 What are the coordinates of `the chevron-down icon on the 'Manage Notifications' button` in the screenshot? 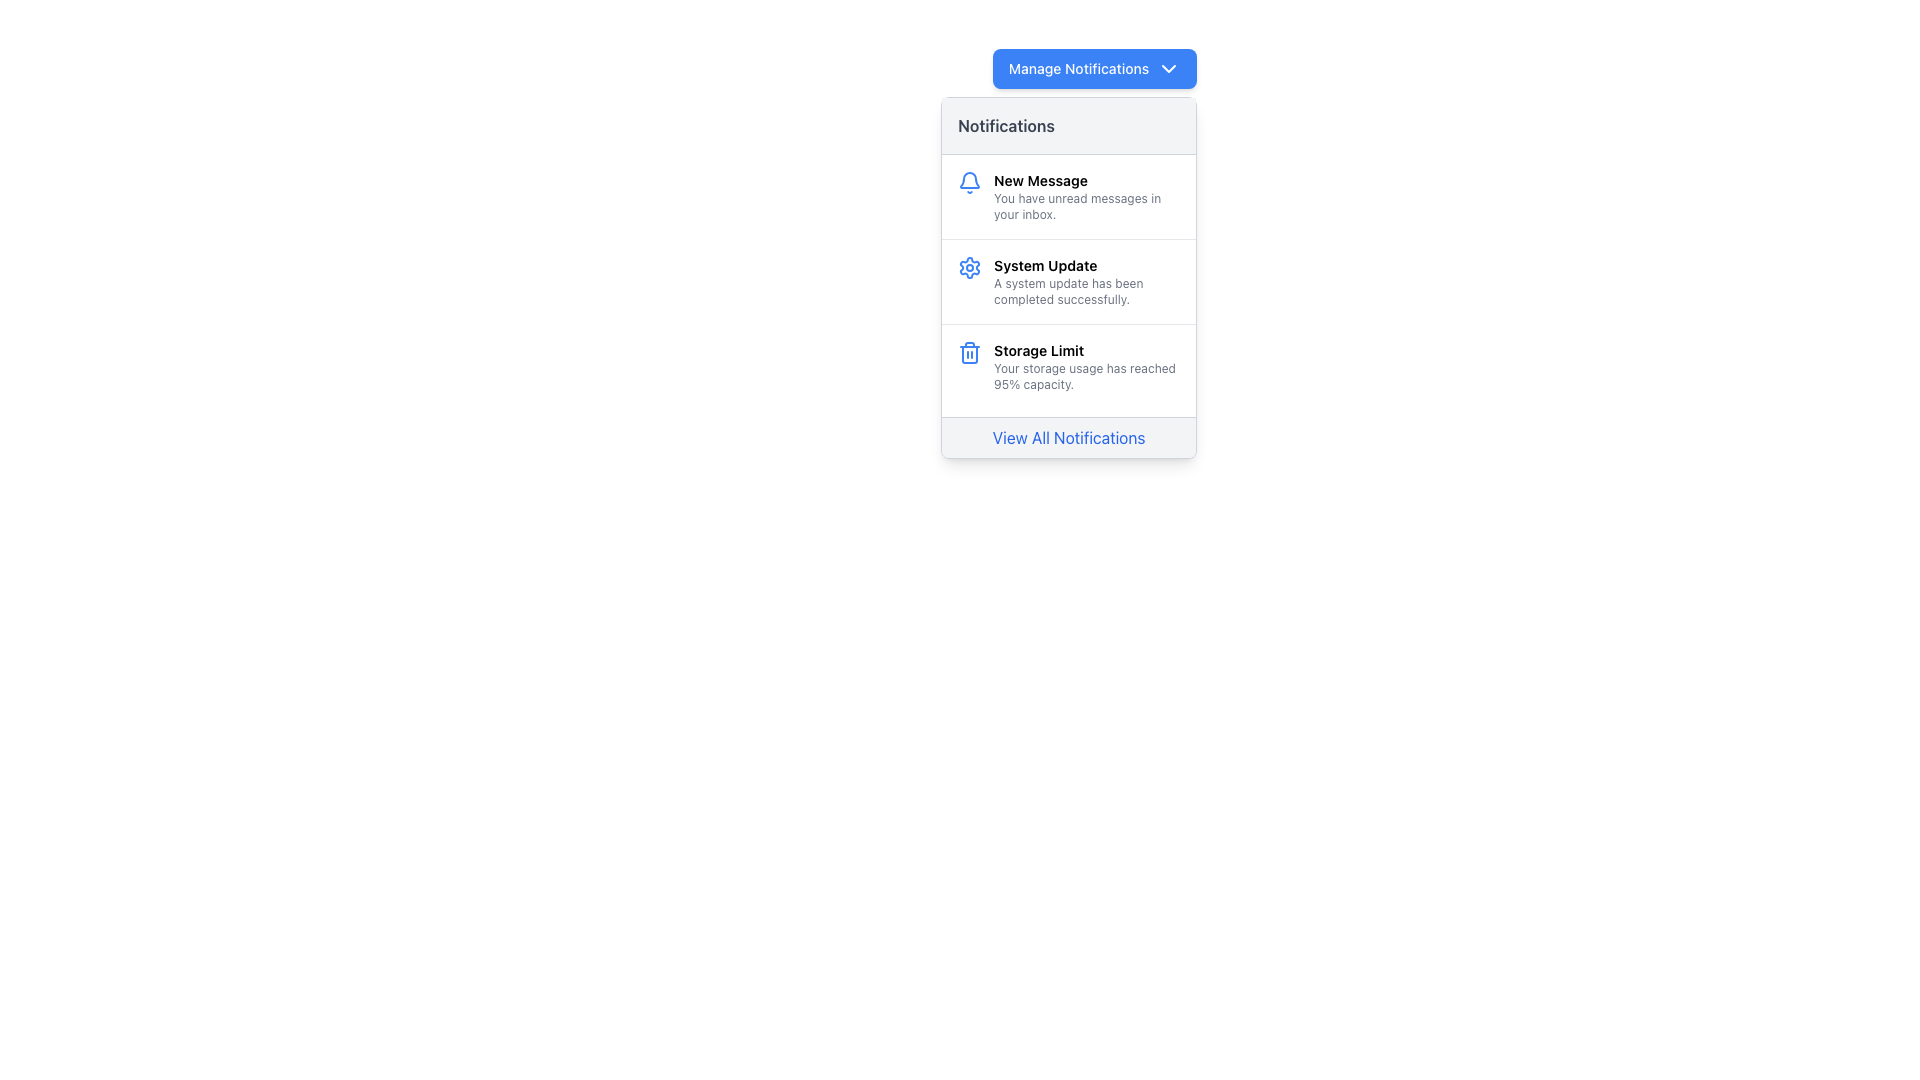 It's located at (1169, 68).